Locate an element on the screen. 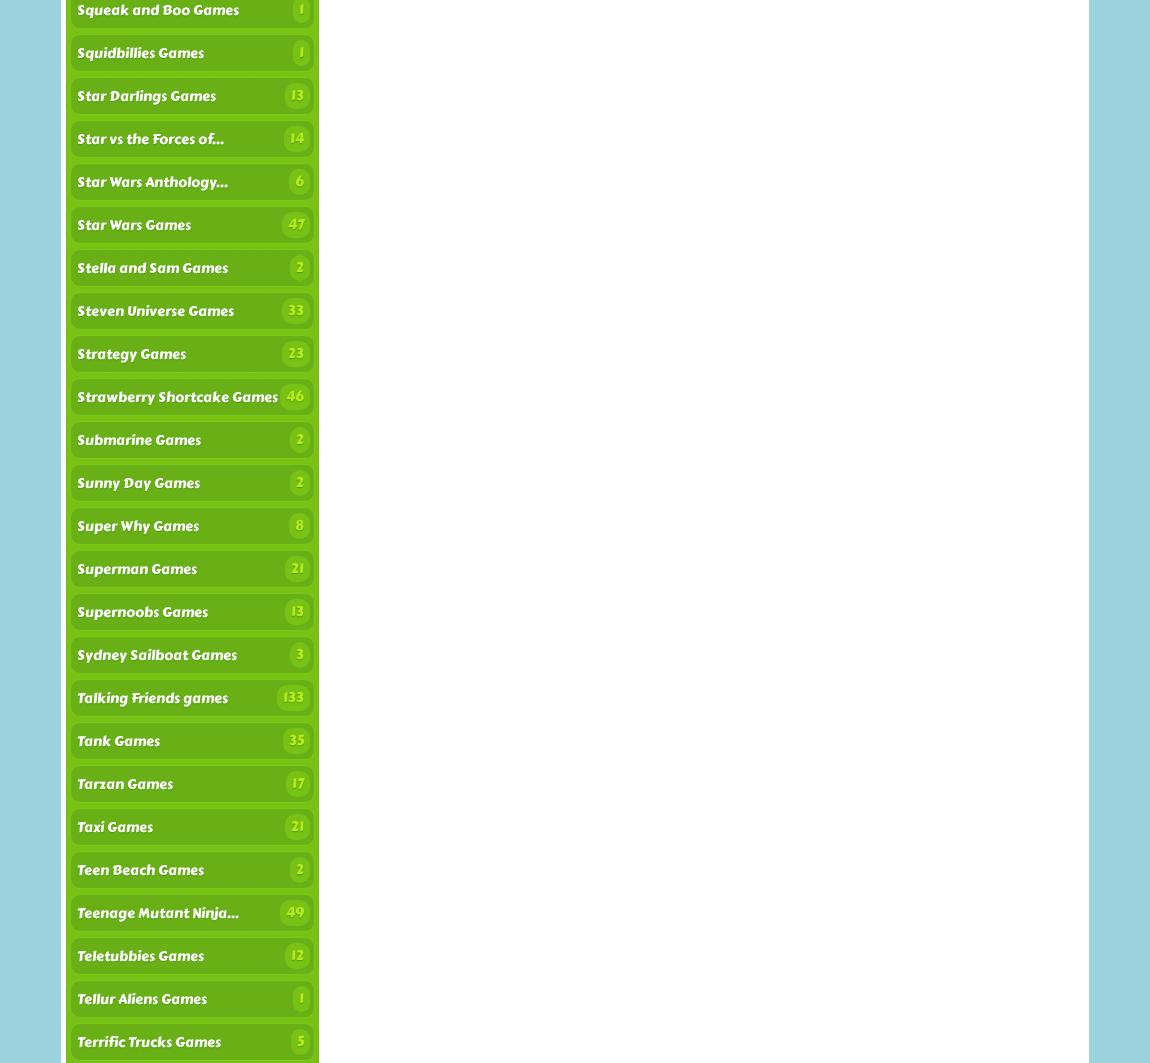 The height and width of the screenshot is (1063, 1150). 'Tarzan Games' is located at coordinates (124, 783).